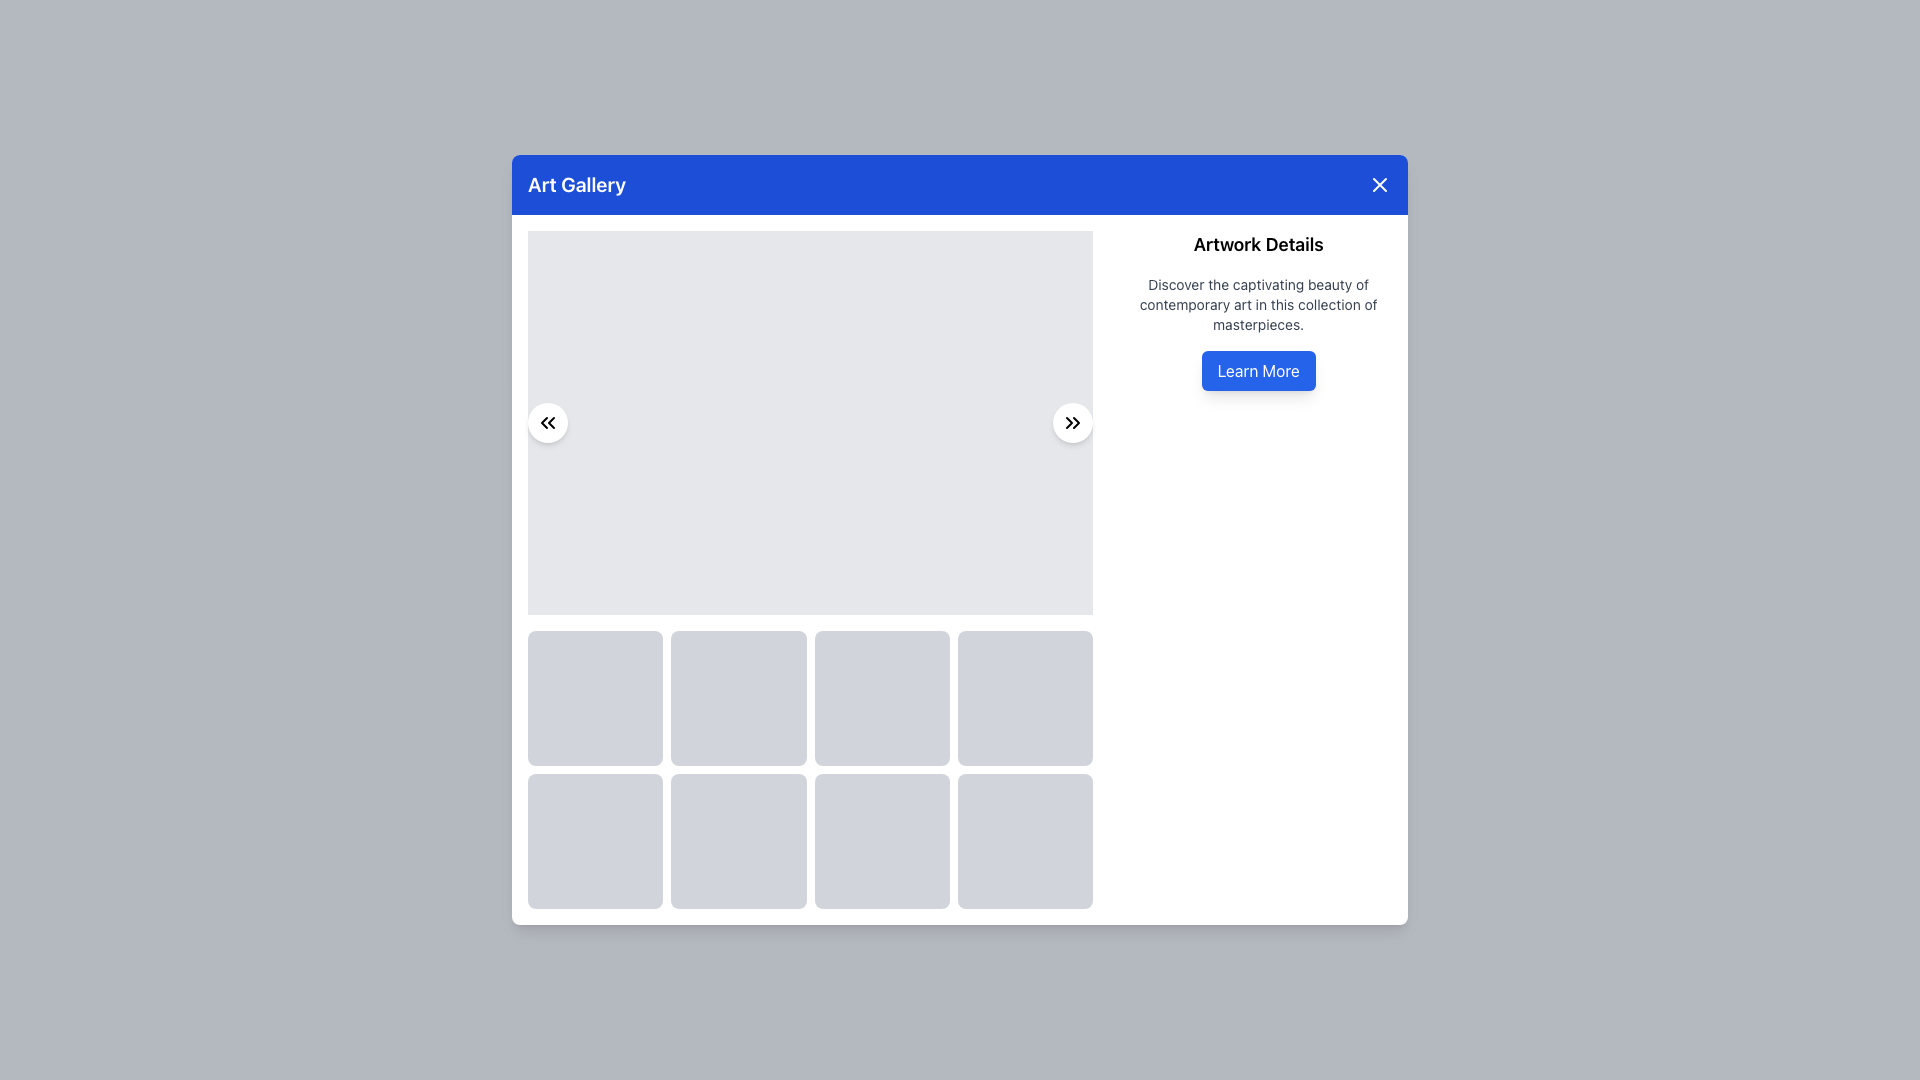 This screenshot has width=1920, height=1080. What do you see at coordinates (1379, 184) in the screenshot?
I see `the close button with a white 'X' icon located in the top-right corner of the 'Art Gallery' header bar` at bounding box center [1379, 184].